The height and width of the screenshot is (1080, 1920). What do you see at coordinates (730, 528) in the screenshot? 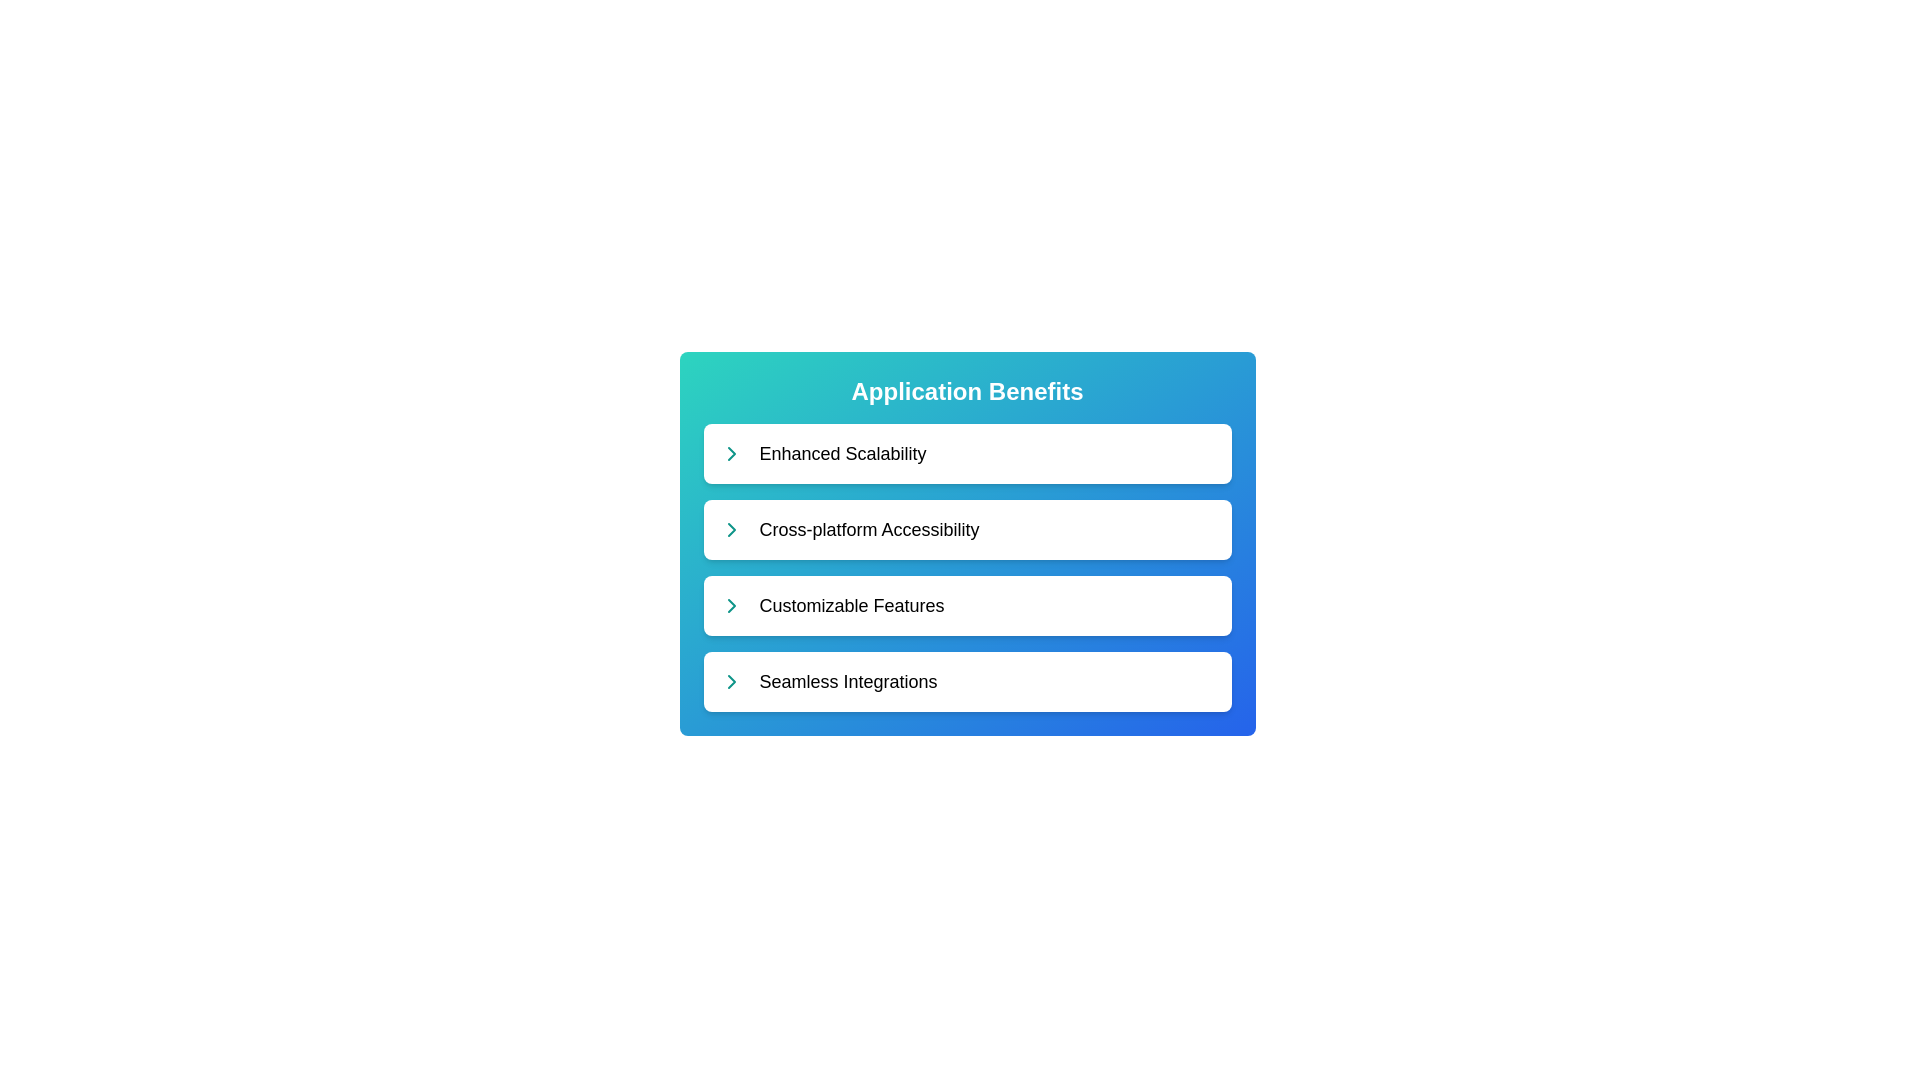
I see `the teal arrow icon pointing right, located to the left of the 'Cross-platform Accessibility' text within the second item of the vertical list of benefits` at bounding box center [730, 528].